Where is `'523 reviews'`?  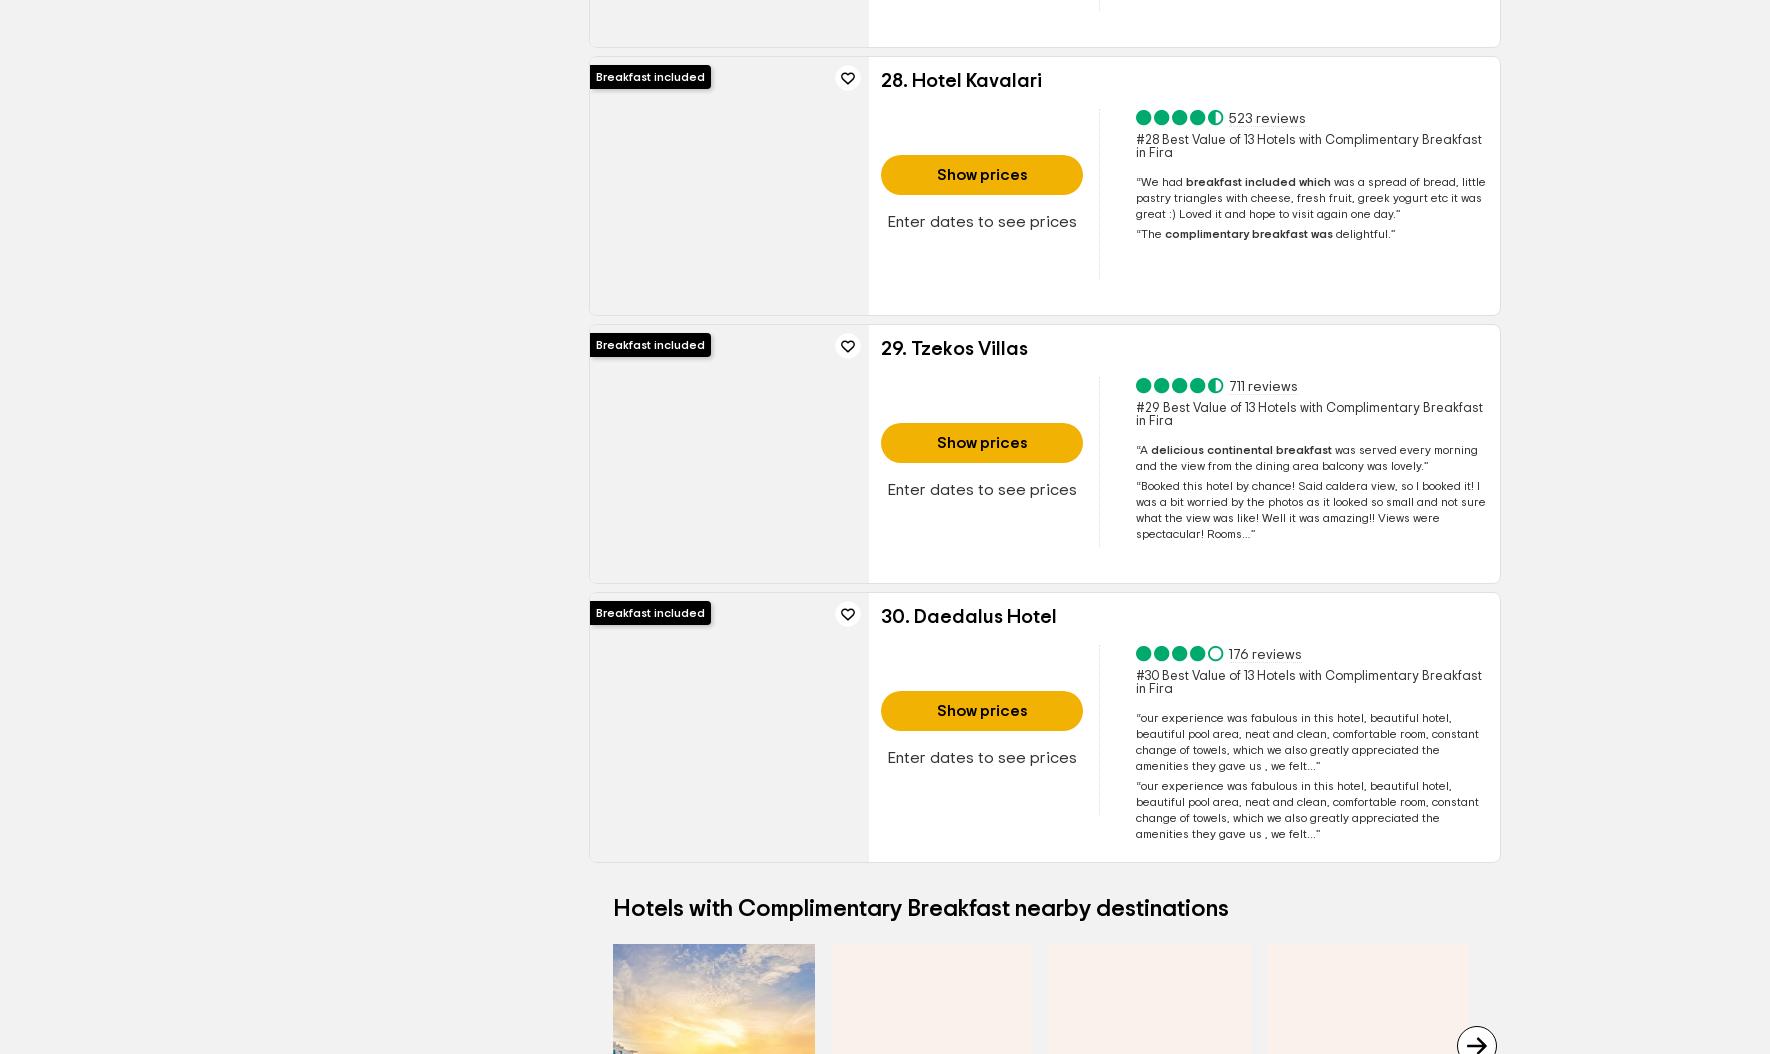
'523 reviews' is located at coordinates (1265, 118).